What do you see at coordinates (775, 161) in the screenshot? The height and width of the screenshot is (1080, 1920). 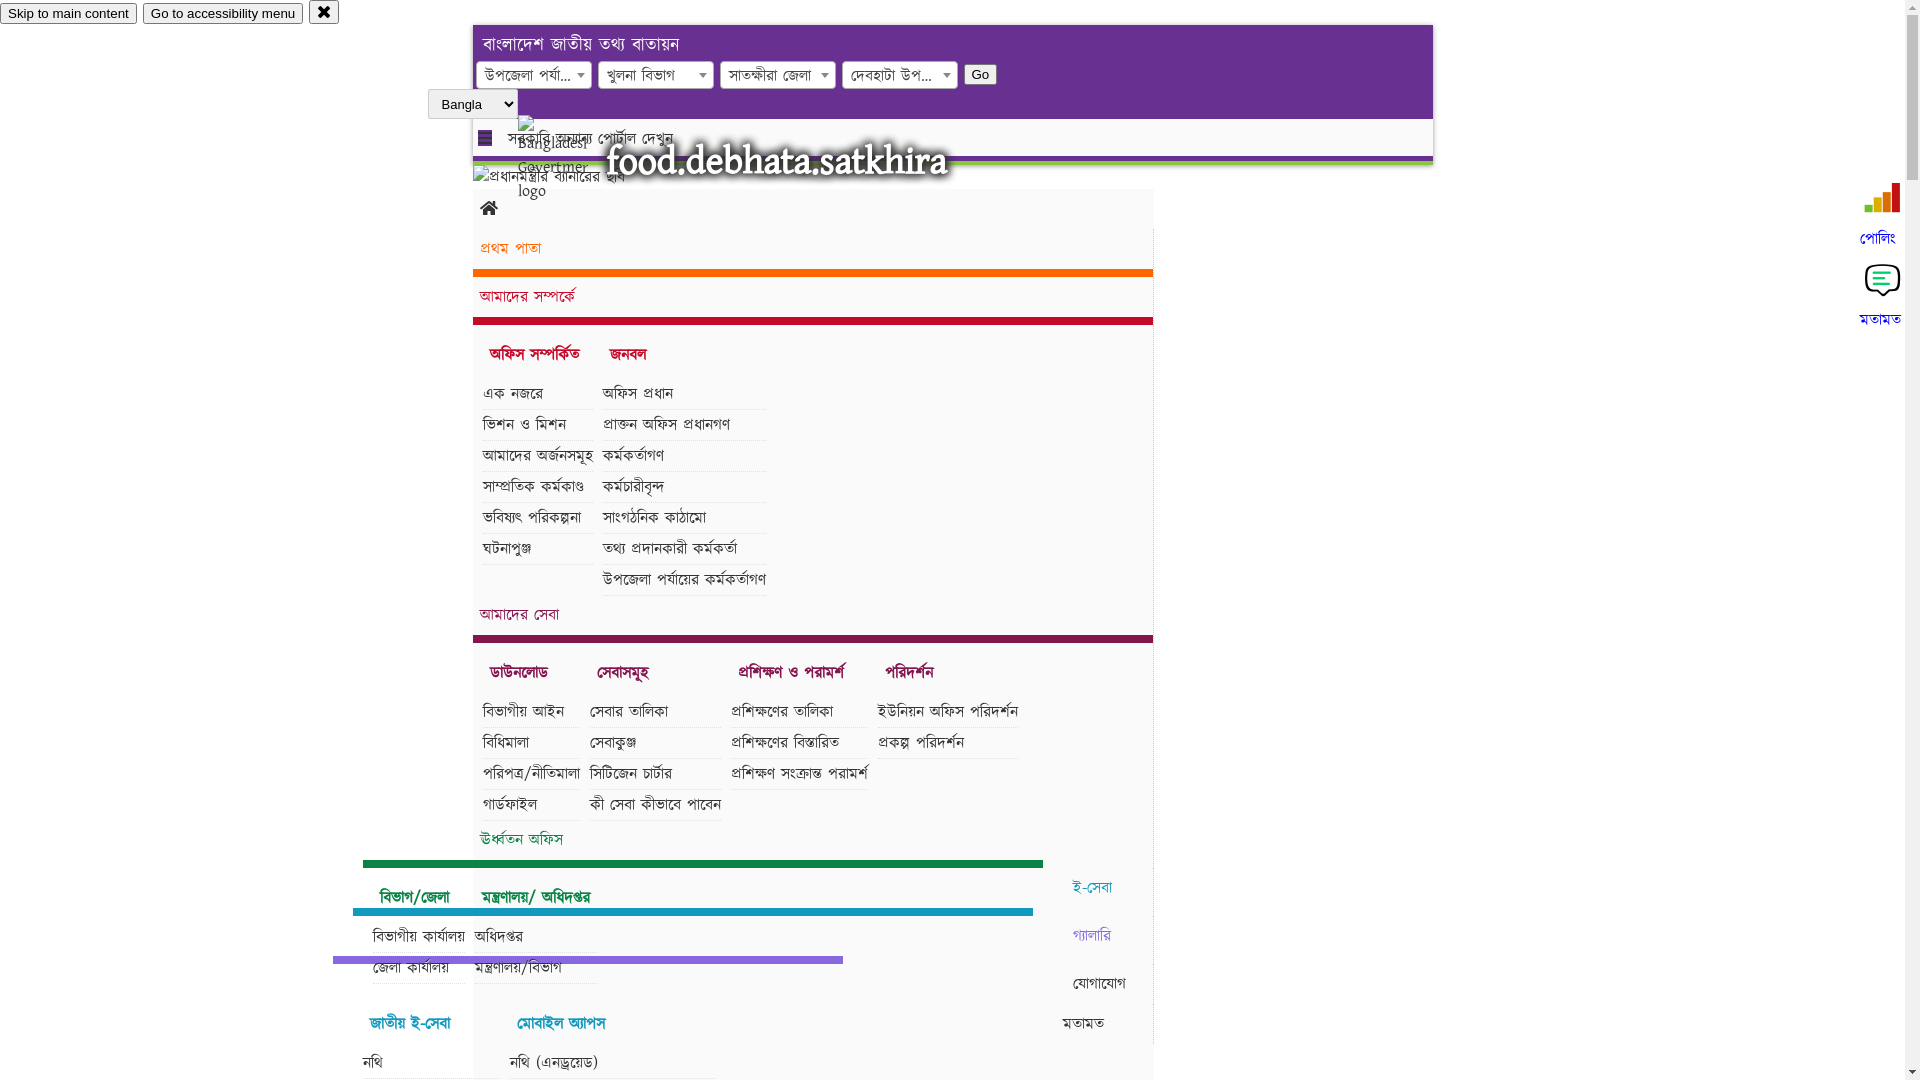 I see `'food.debhata.satkhira'` at bounding box center [775, 161].